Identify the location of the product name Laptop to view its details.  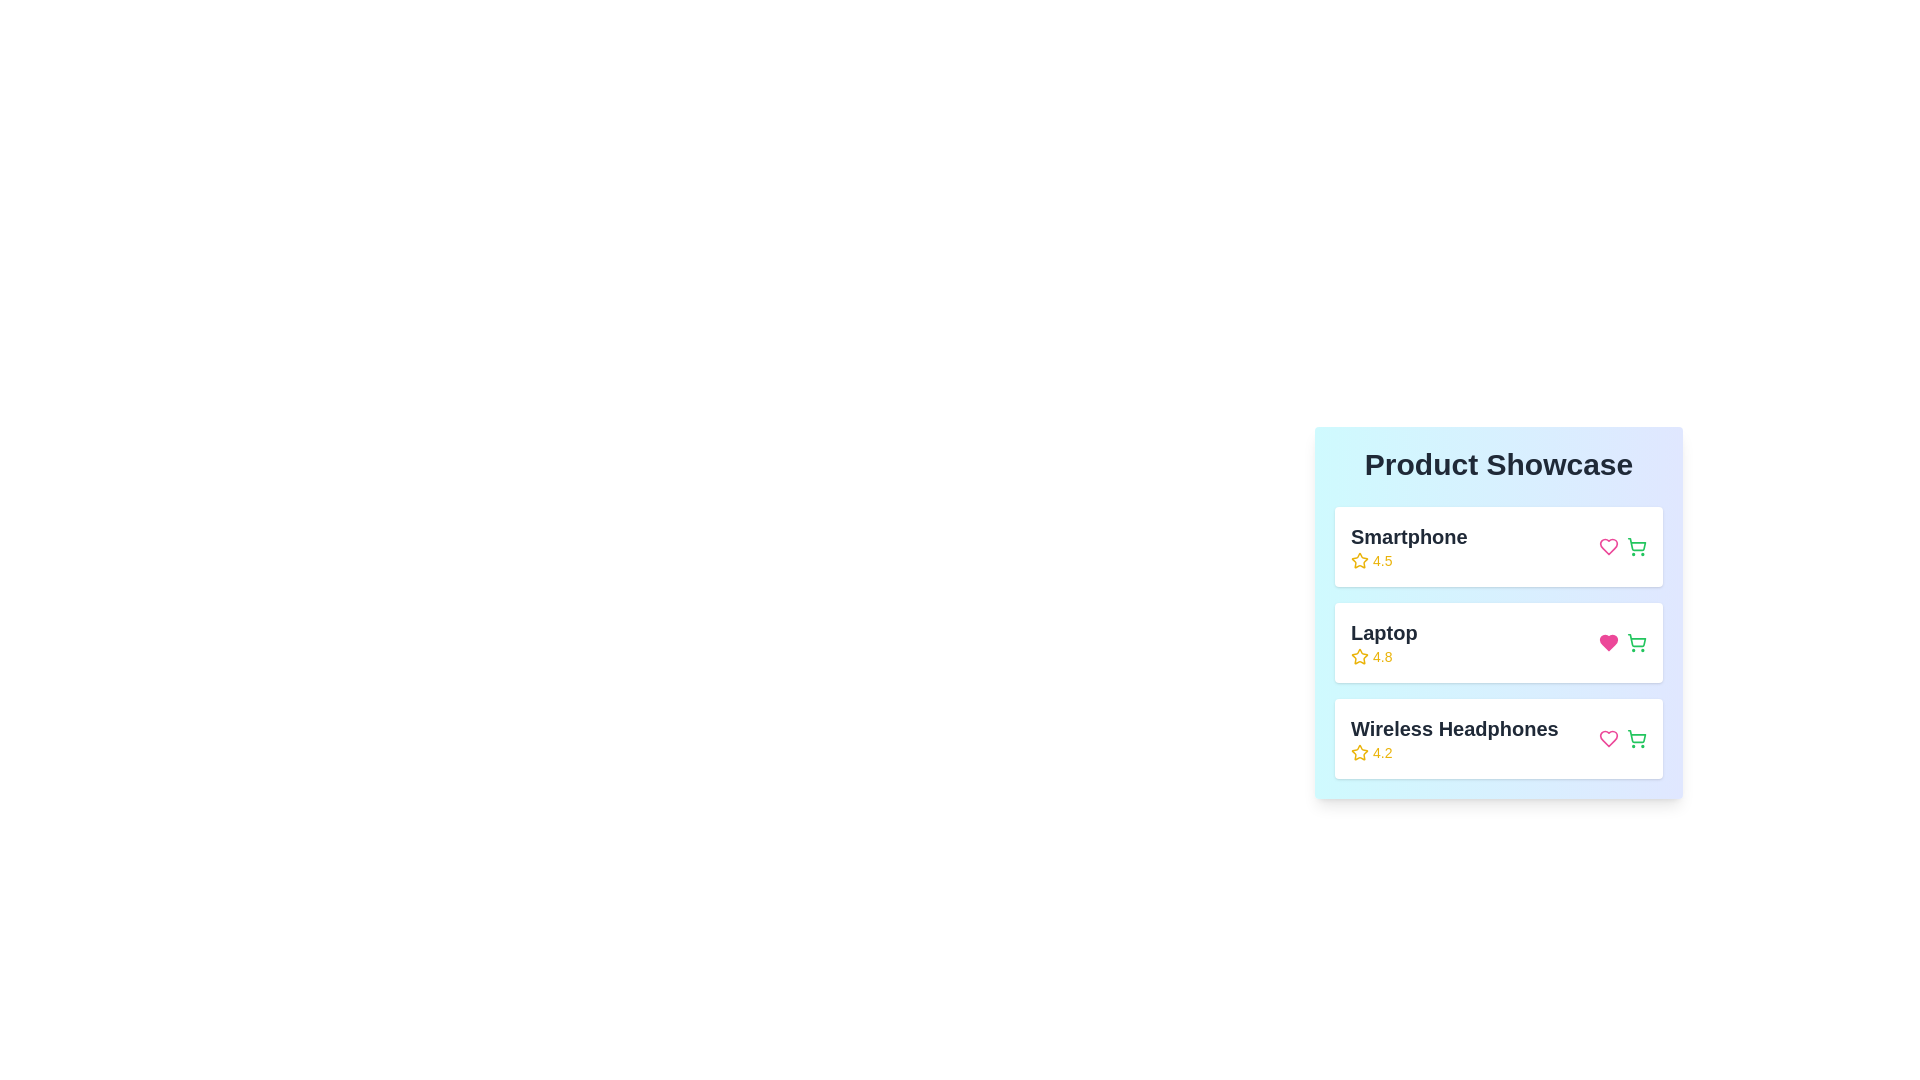
(1382, 643).